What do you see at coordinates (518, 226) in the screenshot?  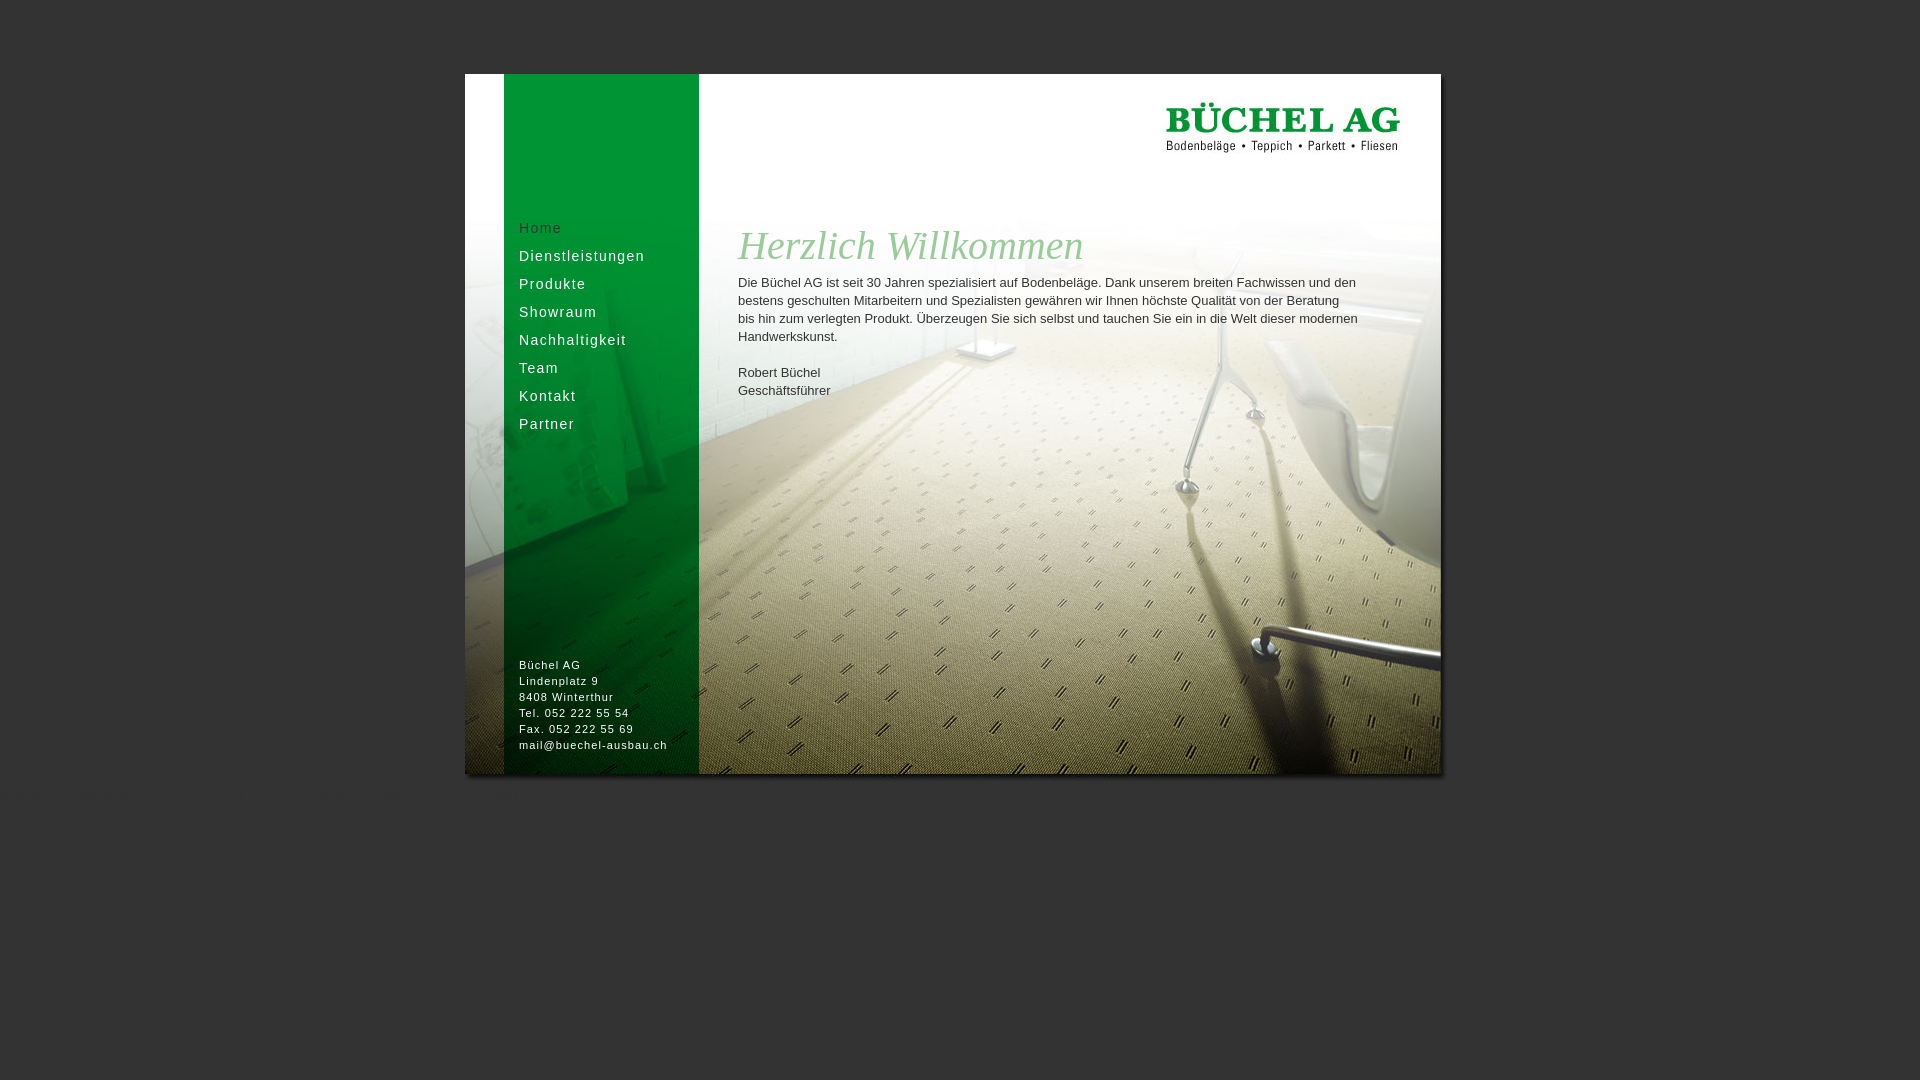 I see `'Home'` at bounding box center [518, 226].